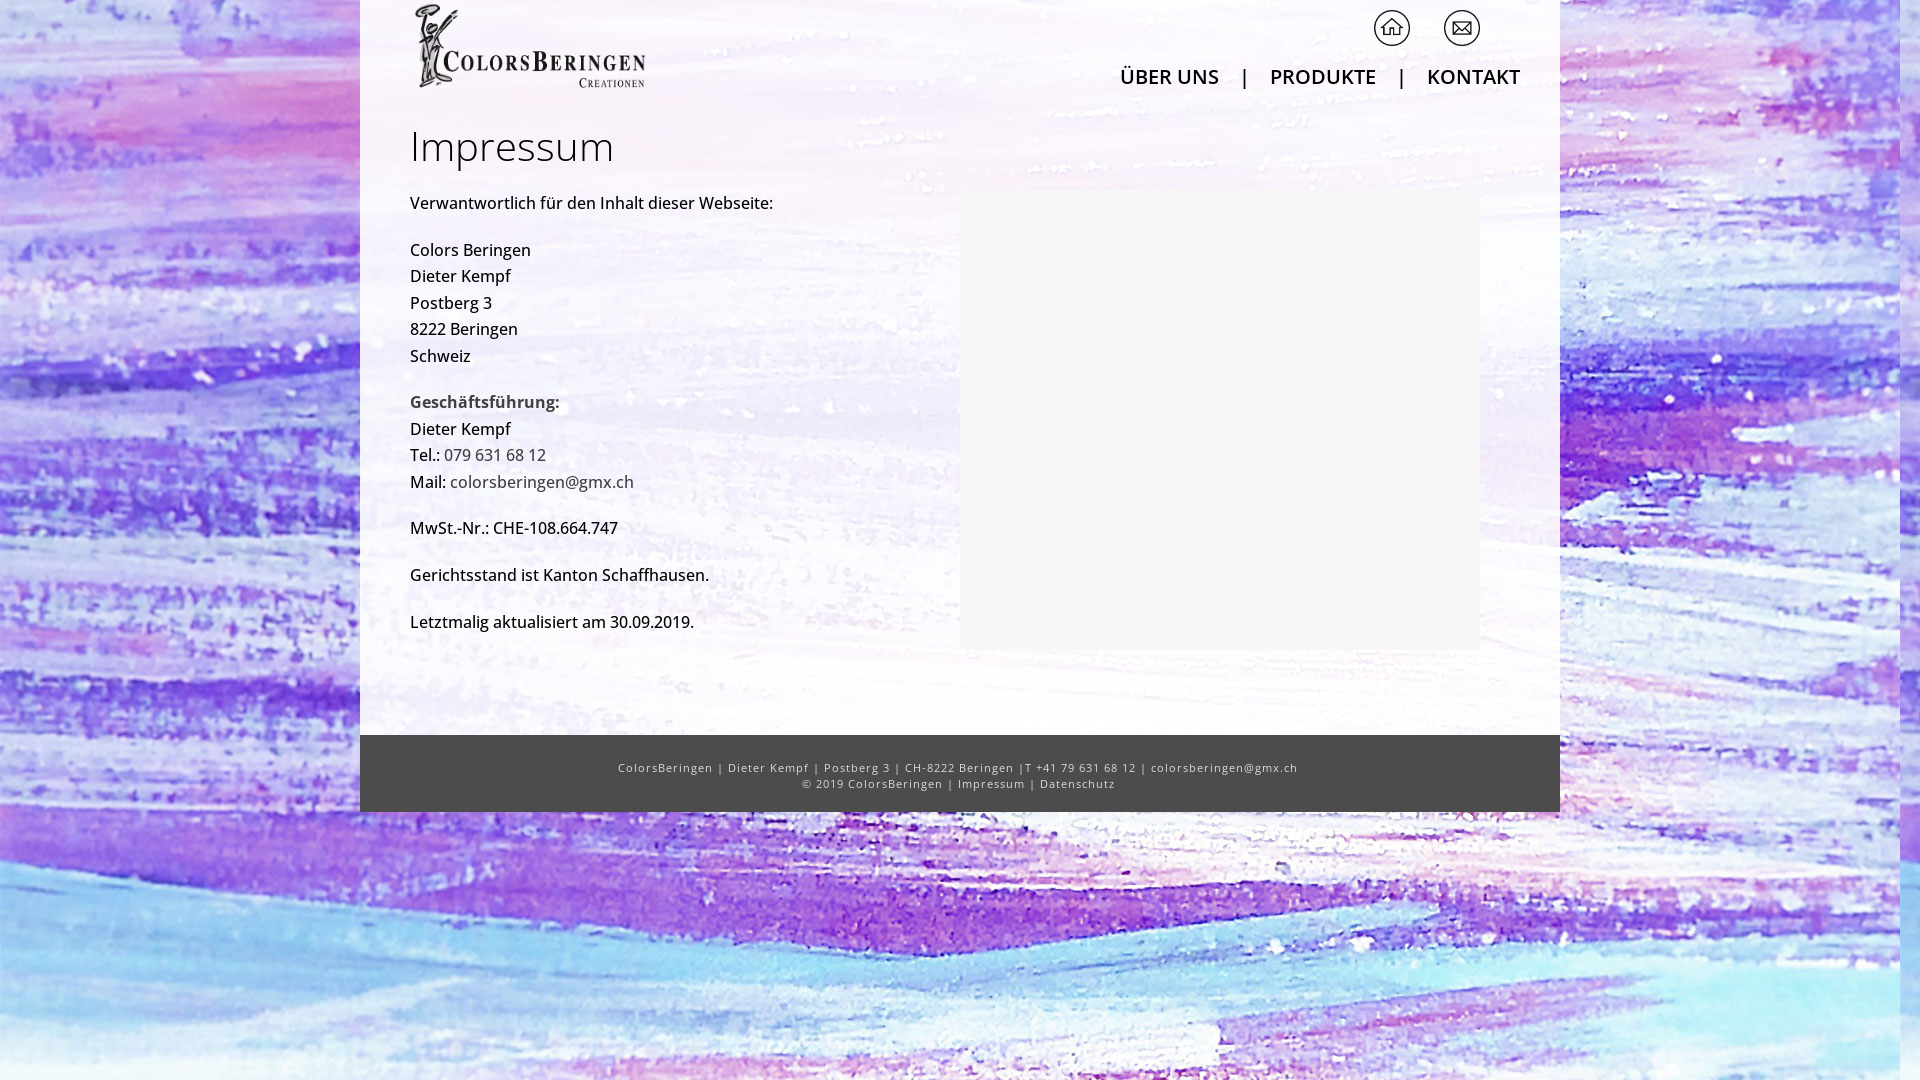 The height and width of the screenshot is (1080, 1920). What do you see at coordinates (1079, 766) in the screenshot?
I see `'T +41 79 631 68 12'` at bounding box center [1079, 766].